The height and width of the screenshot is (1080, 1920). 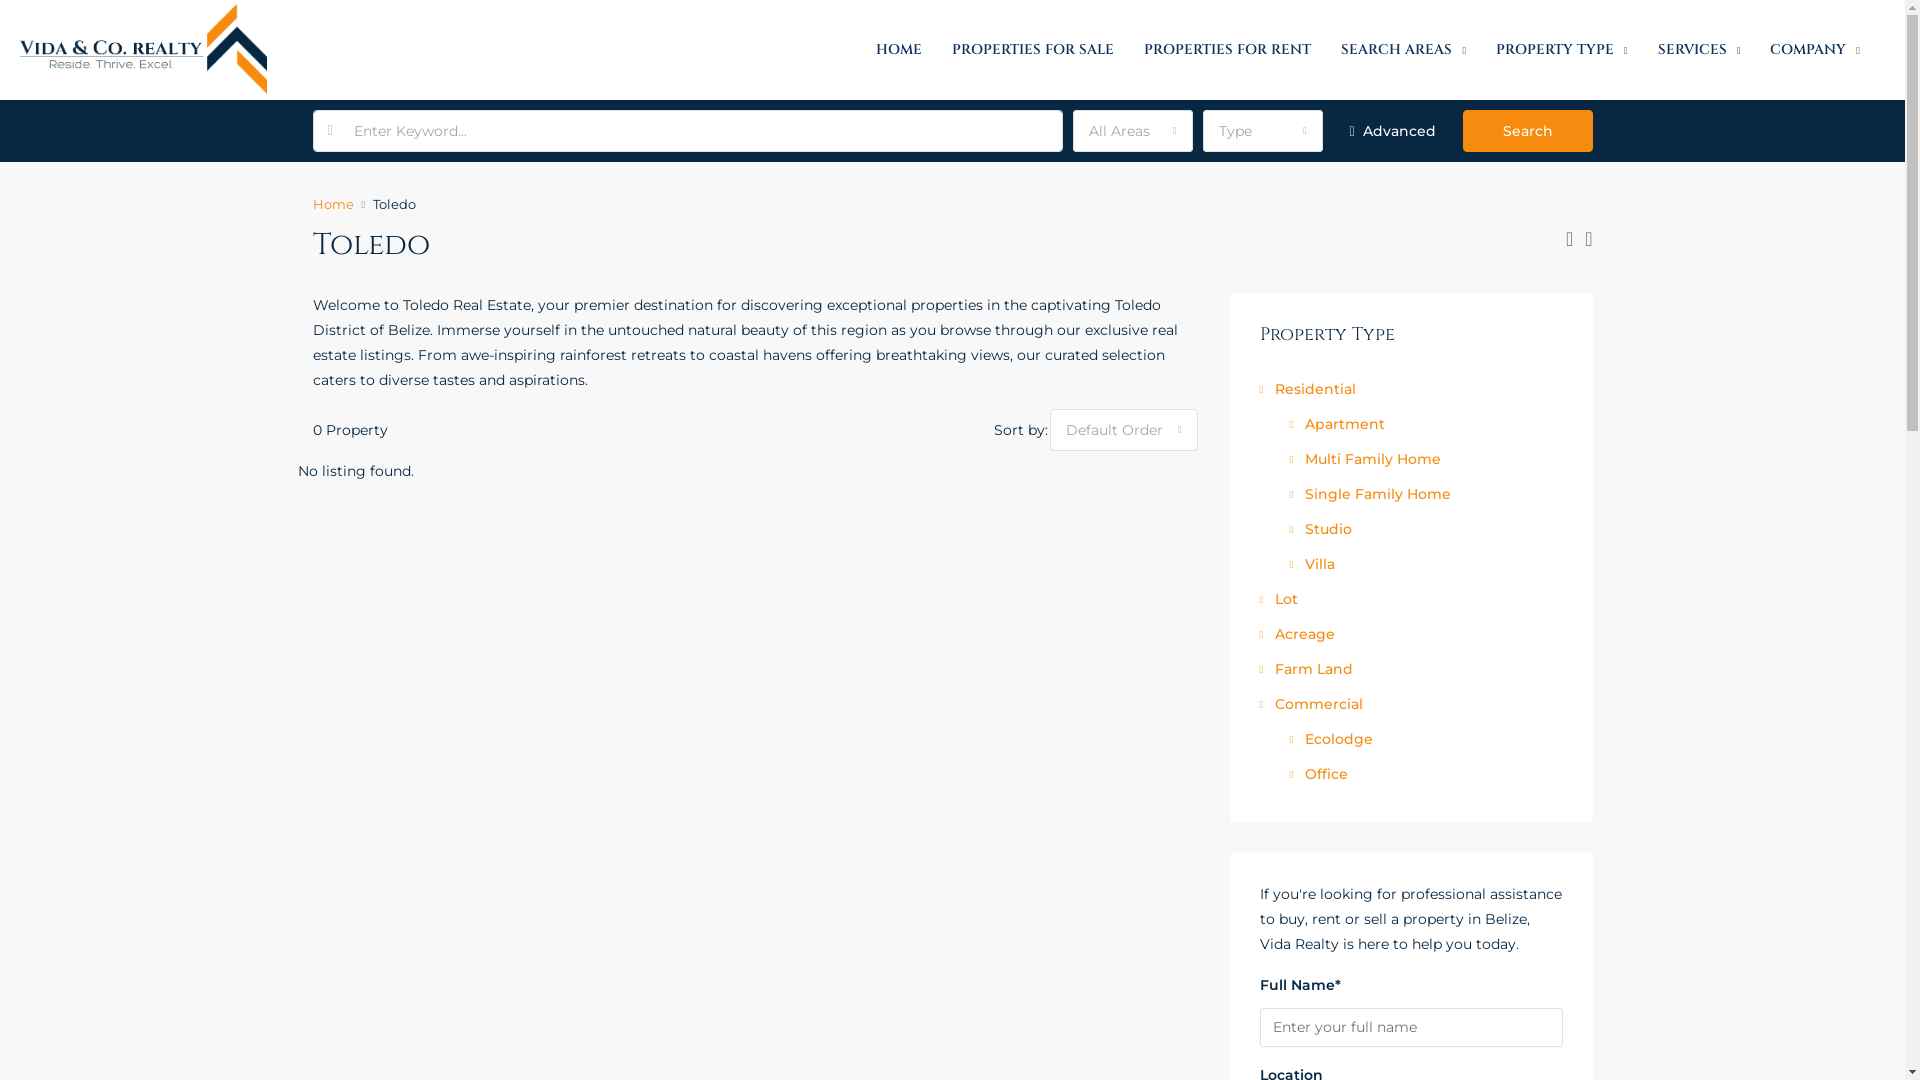 I want to click on 'Search', so click(x=1462, y=131).